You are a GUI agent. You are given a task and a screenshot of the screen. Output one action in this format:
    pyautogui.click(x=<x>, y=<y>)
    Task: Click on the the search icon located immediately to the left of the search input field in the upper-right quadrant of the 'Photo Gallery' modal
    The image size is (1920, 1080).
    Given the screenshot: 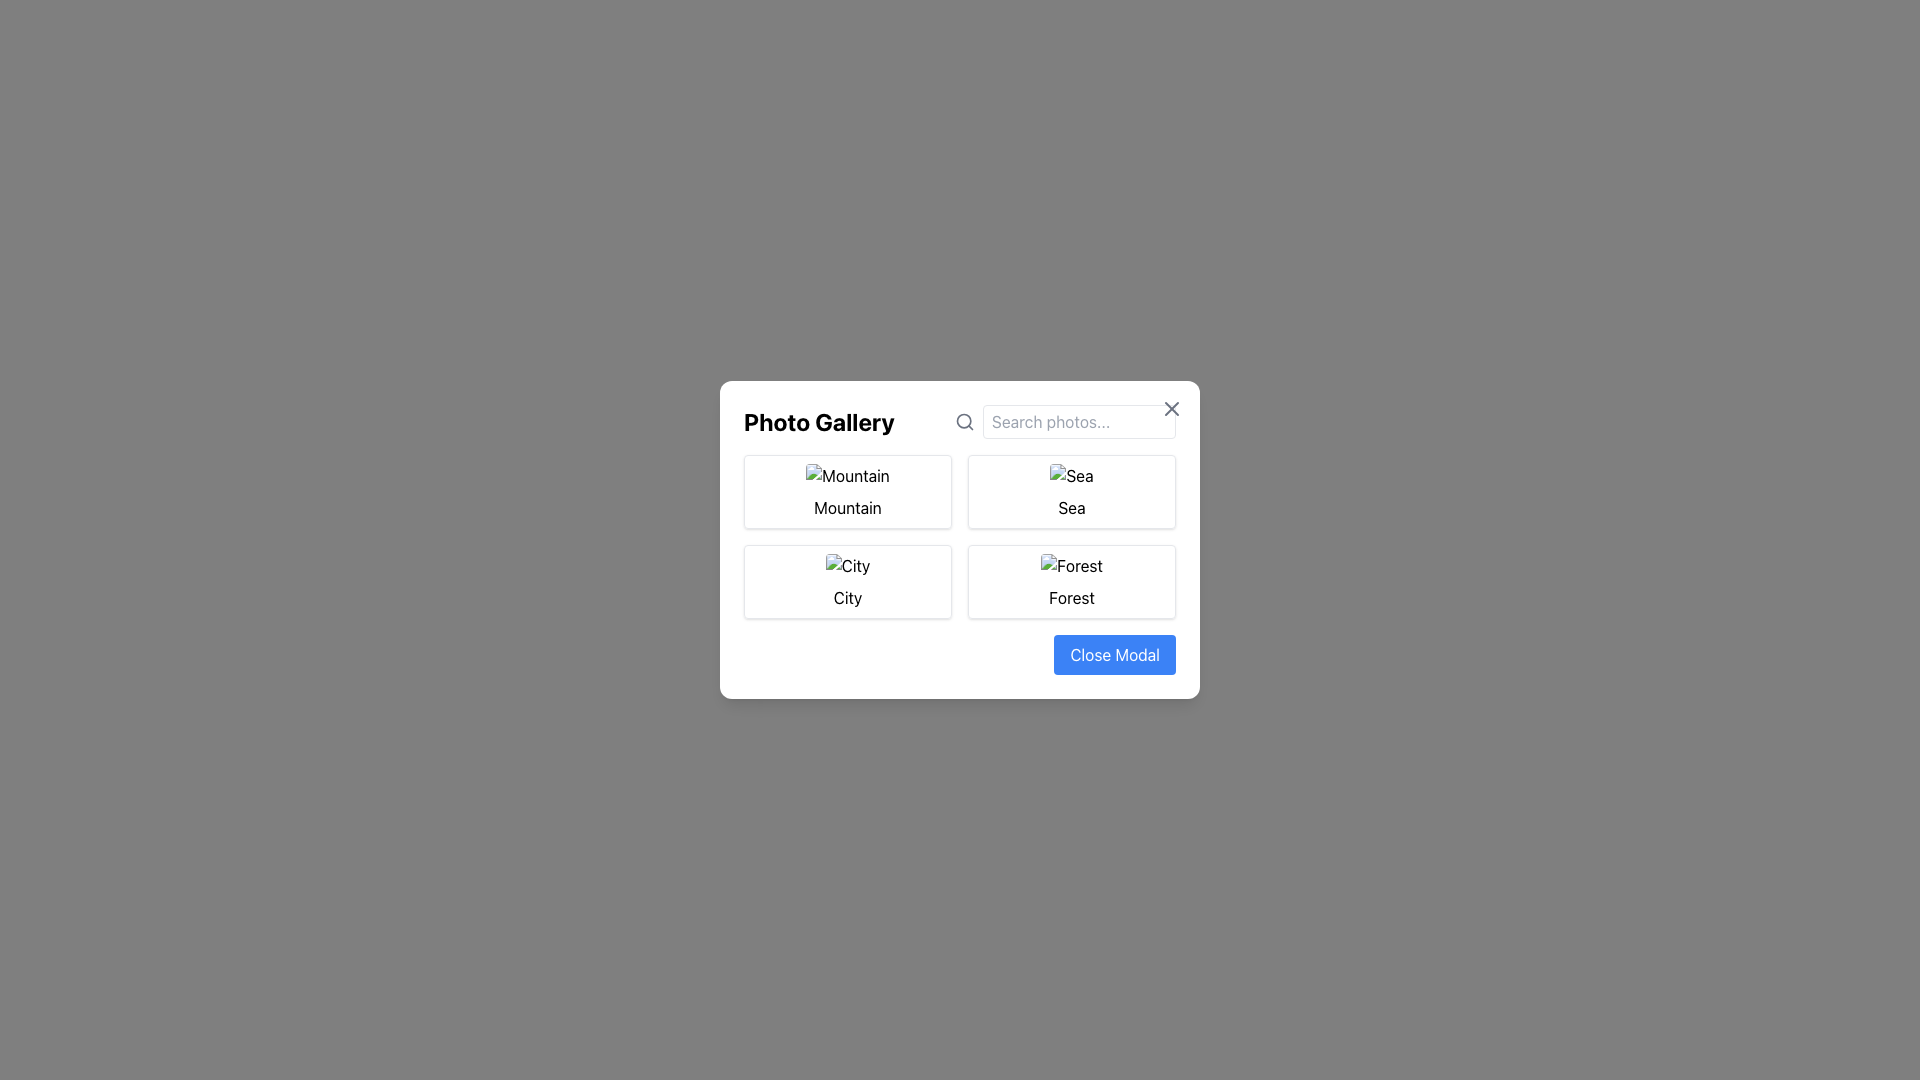 What is the action you would take?
    pyautogui.click(x=964, y=420)
    